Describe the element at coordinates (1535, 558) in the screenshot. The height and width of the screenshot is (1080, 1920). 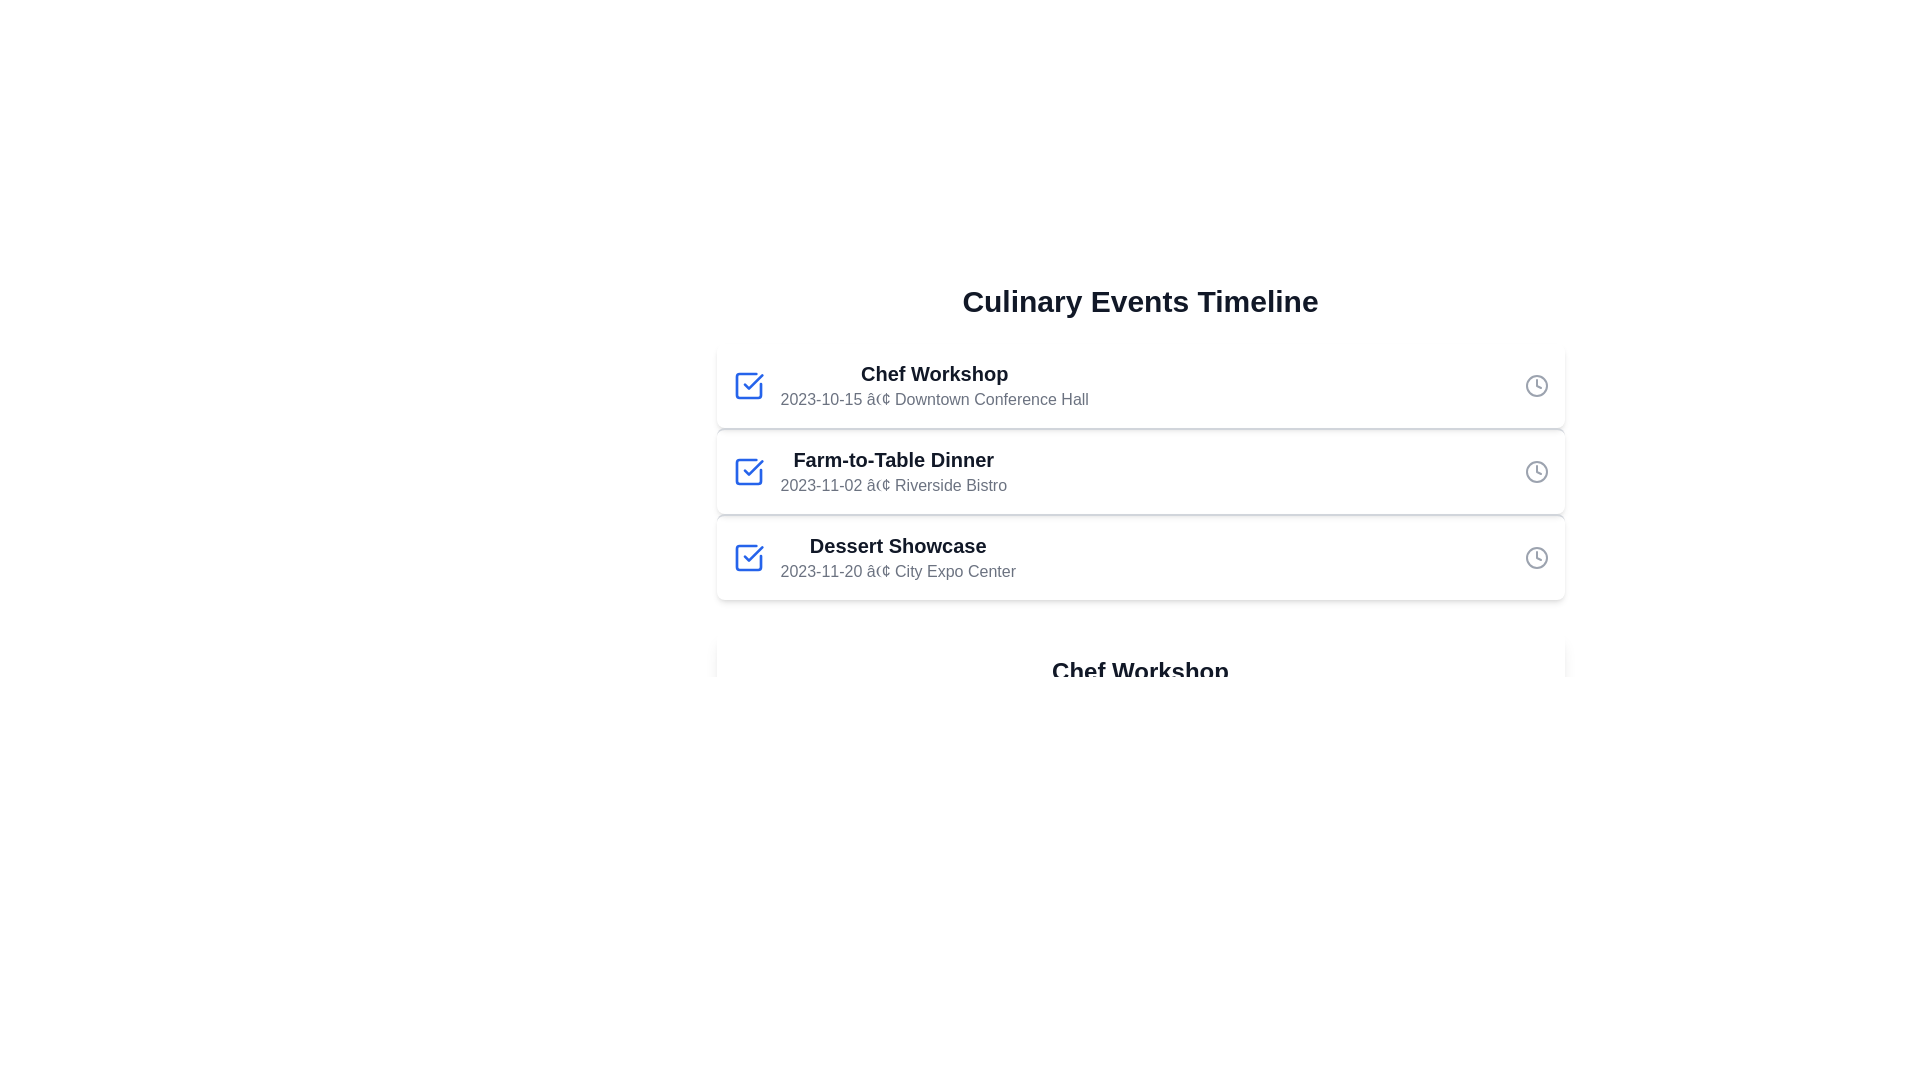
I see `decorative circular dial of the clock icon representing time for the 'Dessert Showcase' event entry in the timeline` at that location.